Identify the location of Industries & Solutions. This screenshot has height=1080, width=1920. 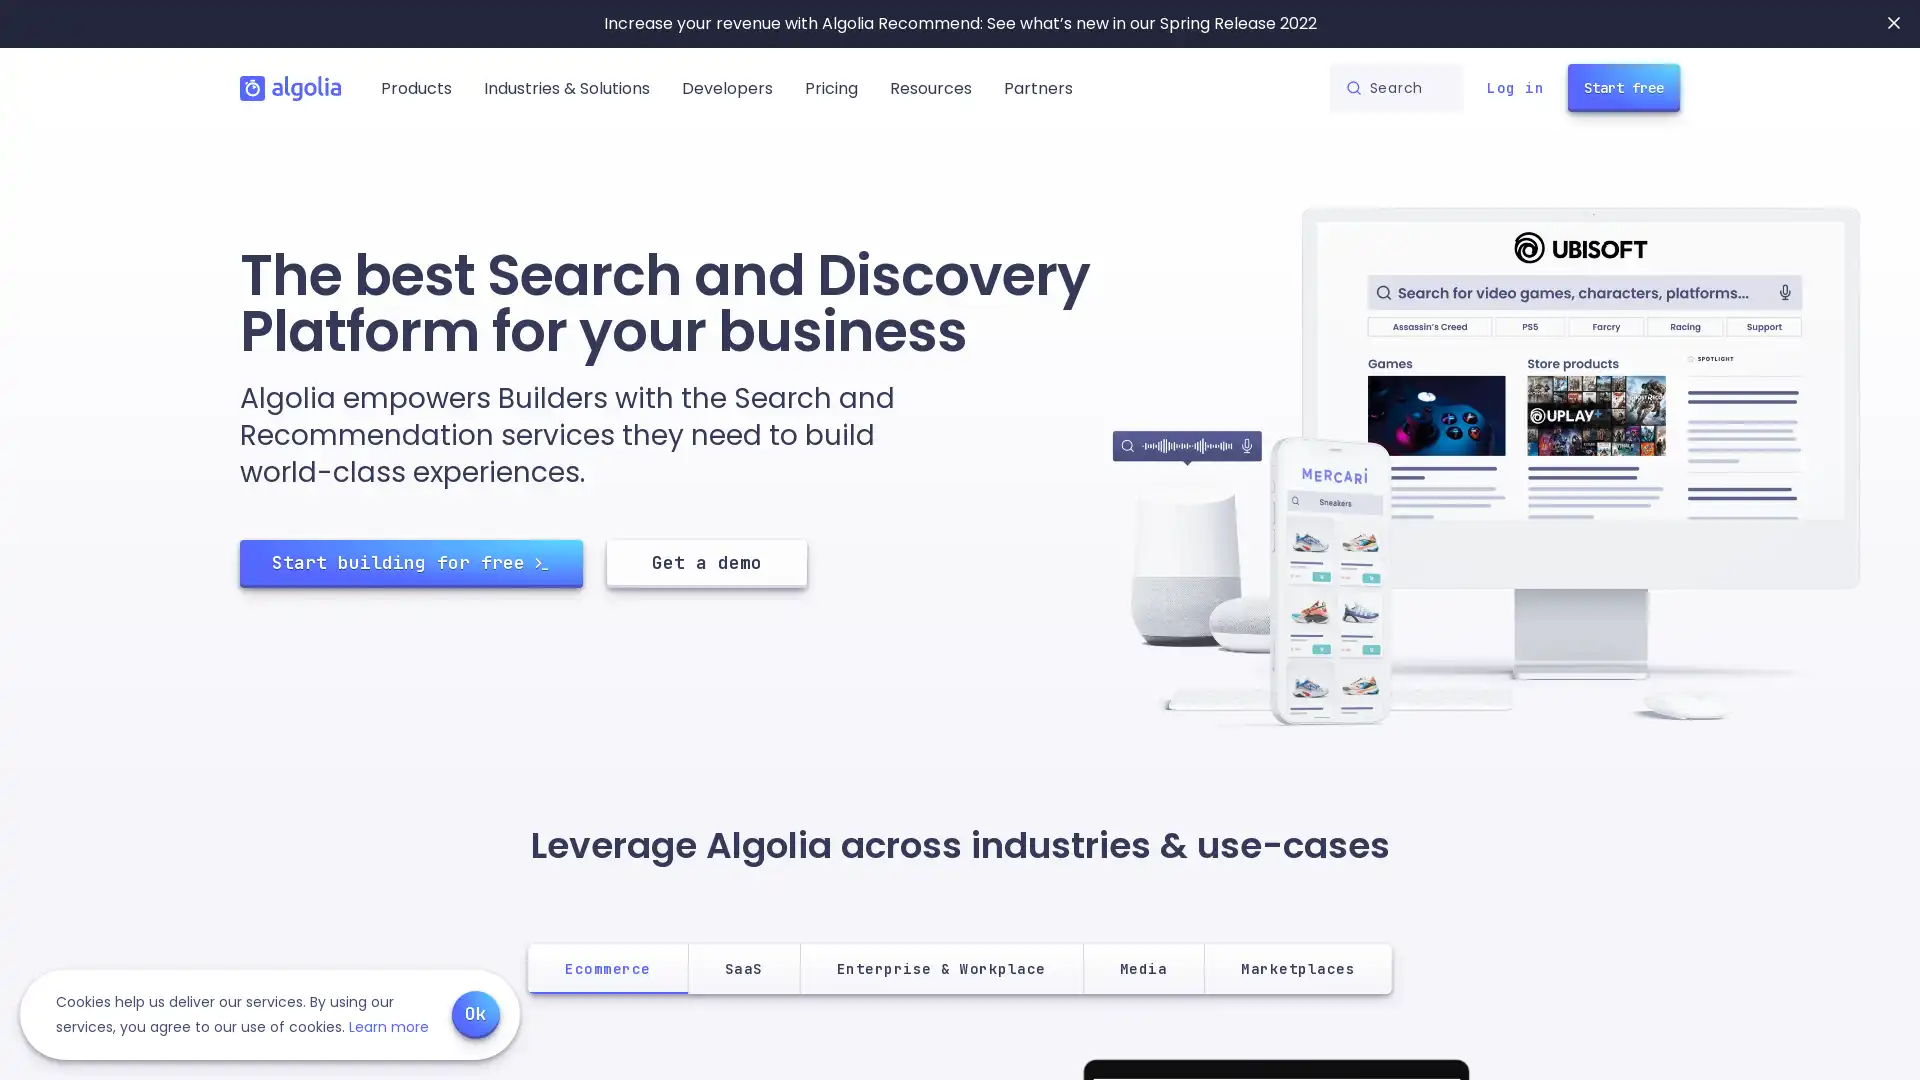
(574, 87).